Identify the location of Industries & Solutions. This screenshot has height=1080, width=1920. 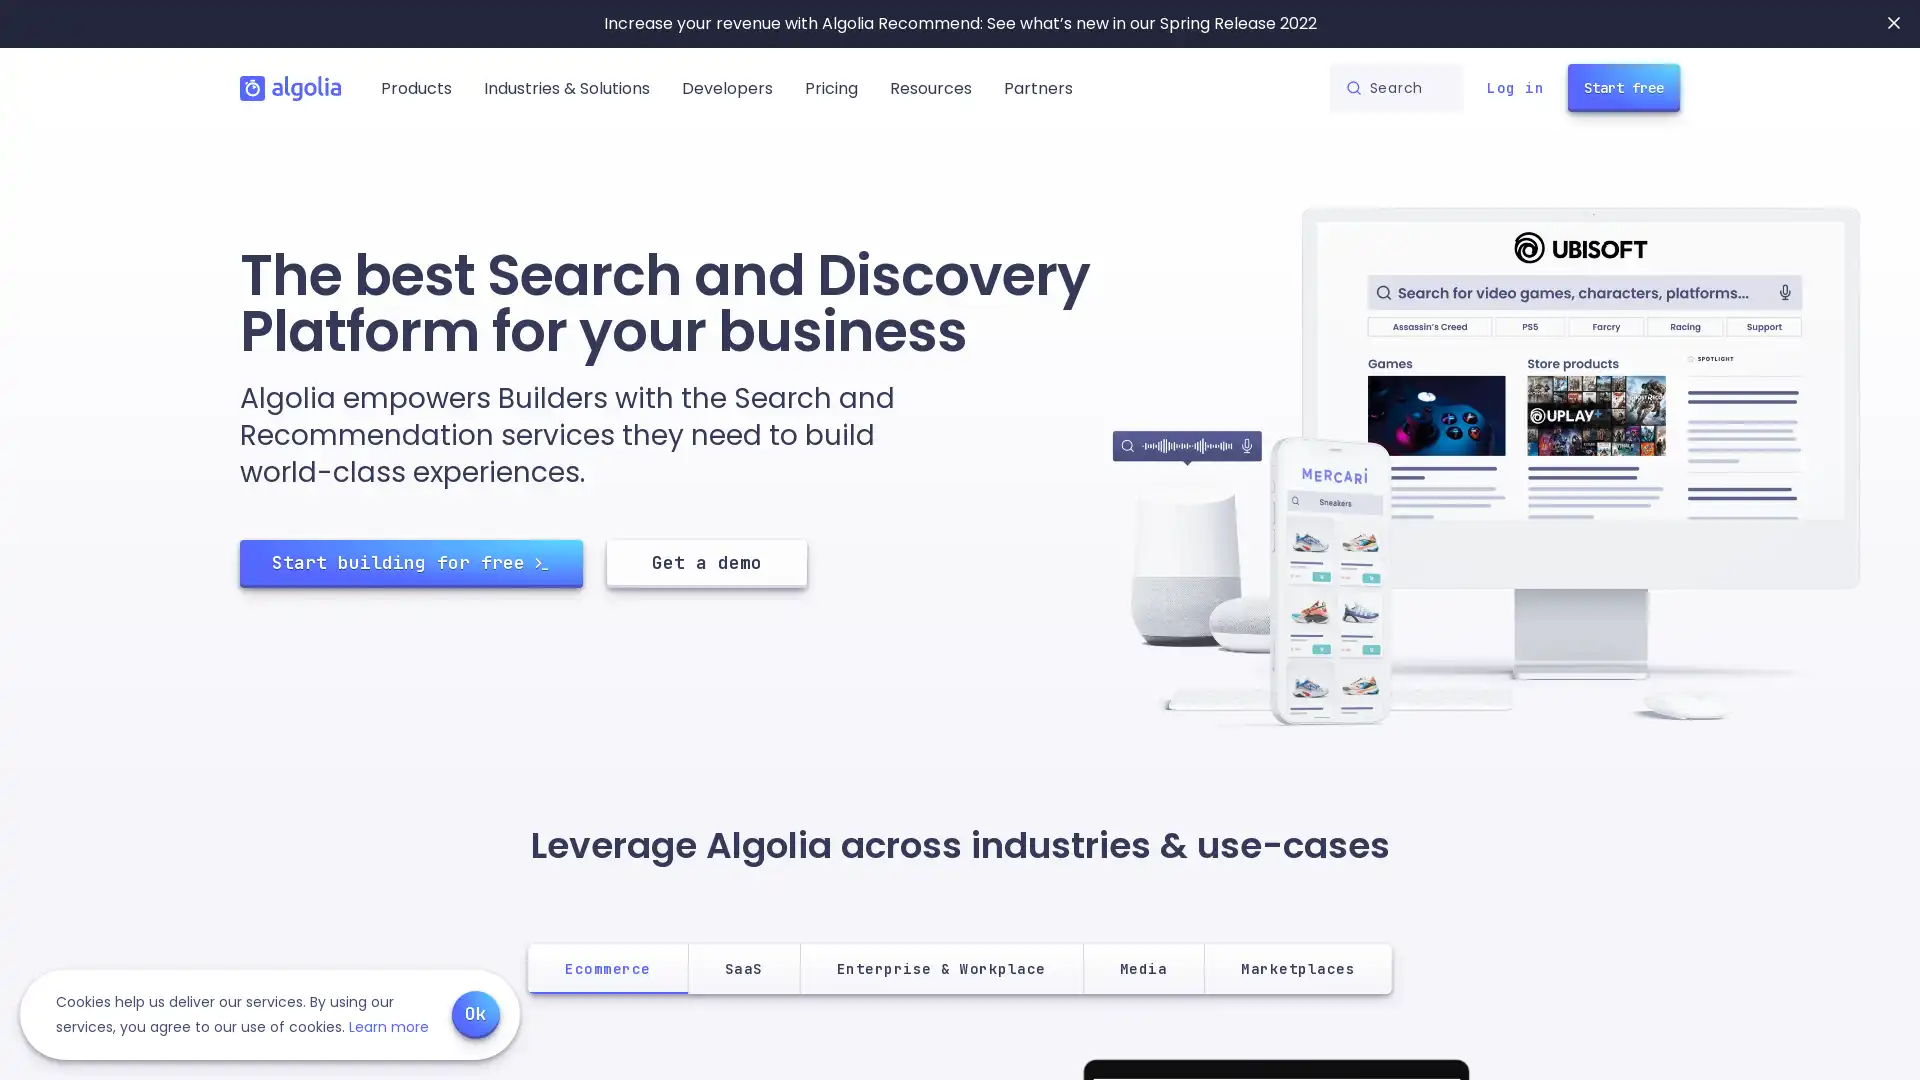
(574, 87).